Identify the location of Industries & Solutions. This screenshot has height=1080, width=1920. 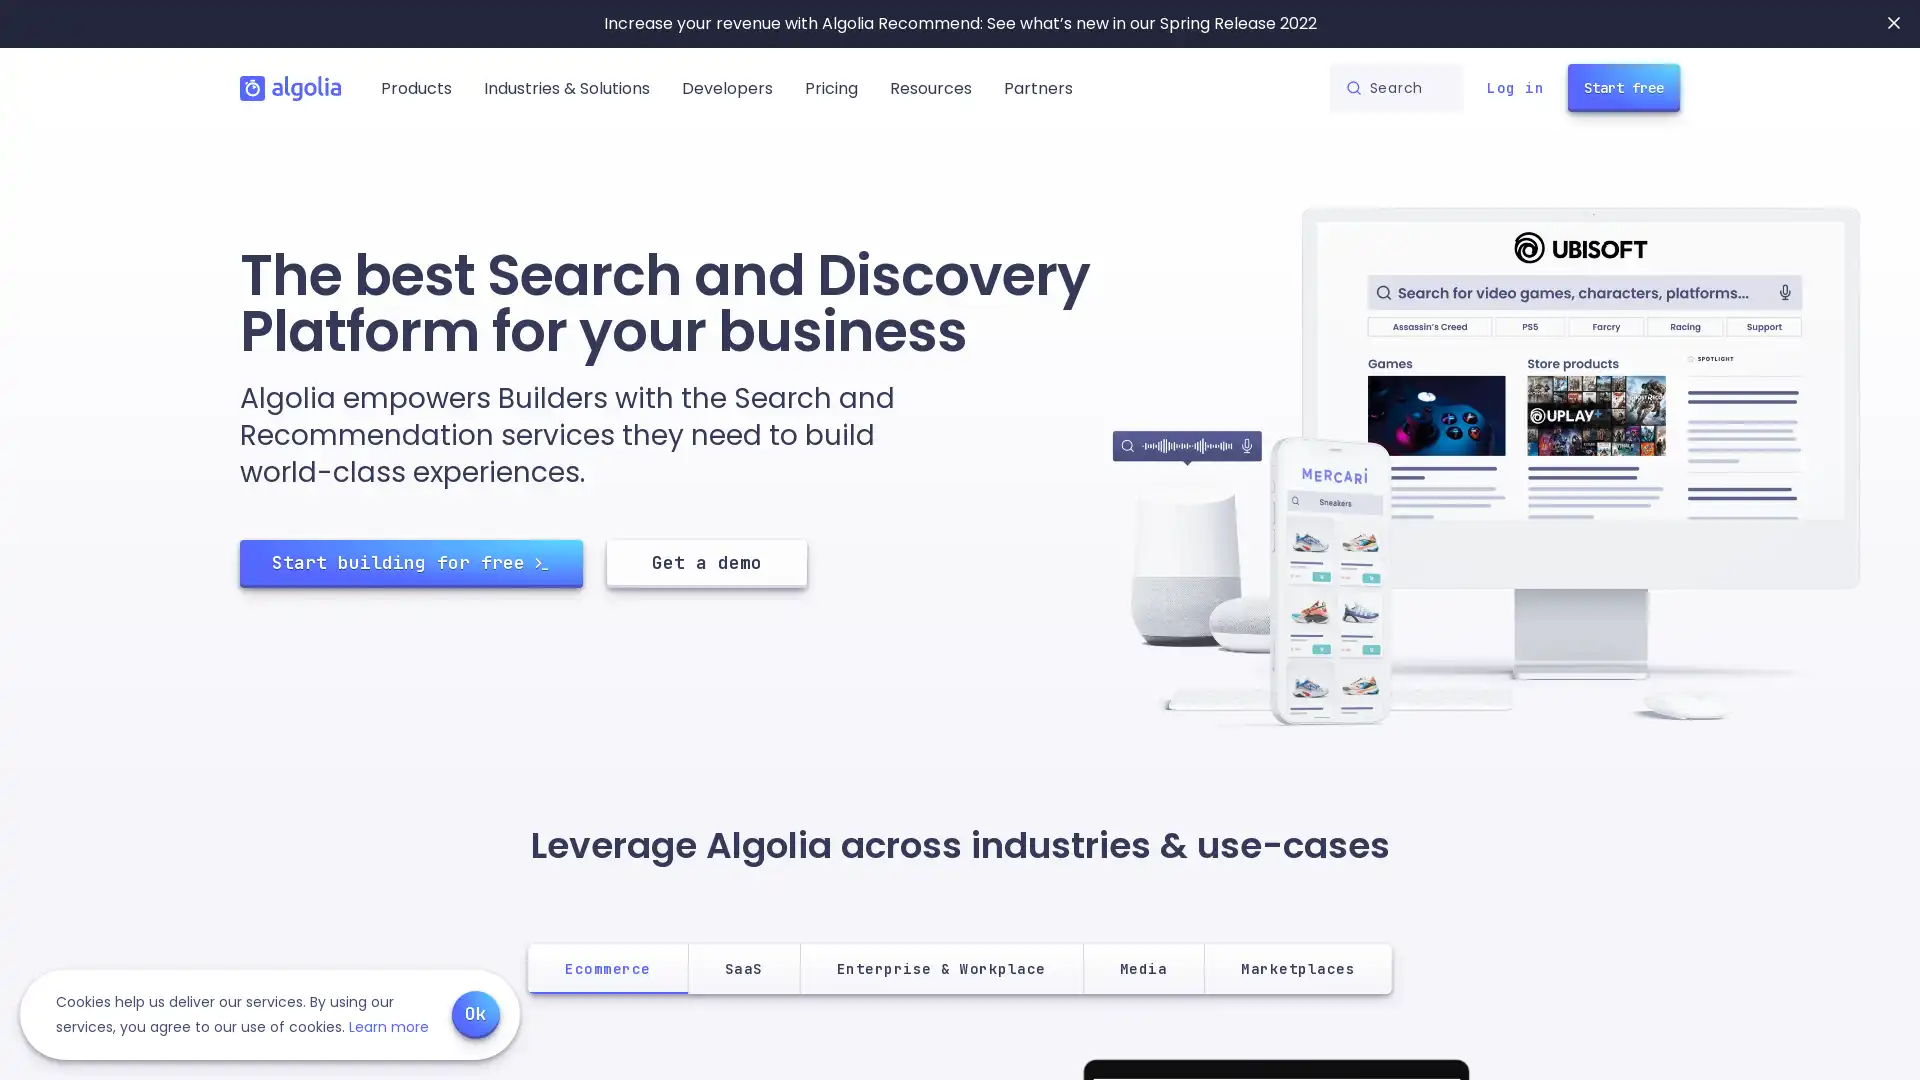
(574, 87).